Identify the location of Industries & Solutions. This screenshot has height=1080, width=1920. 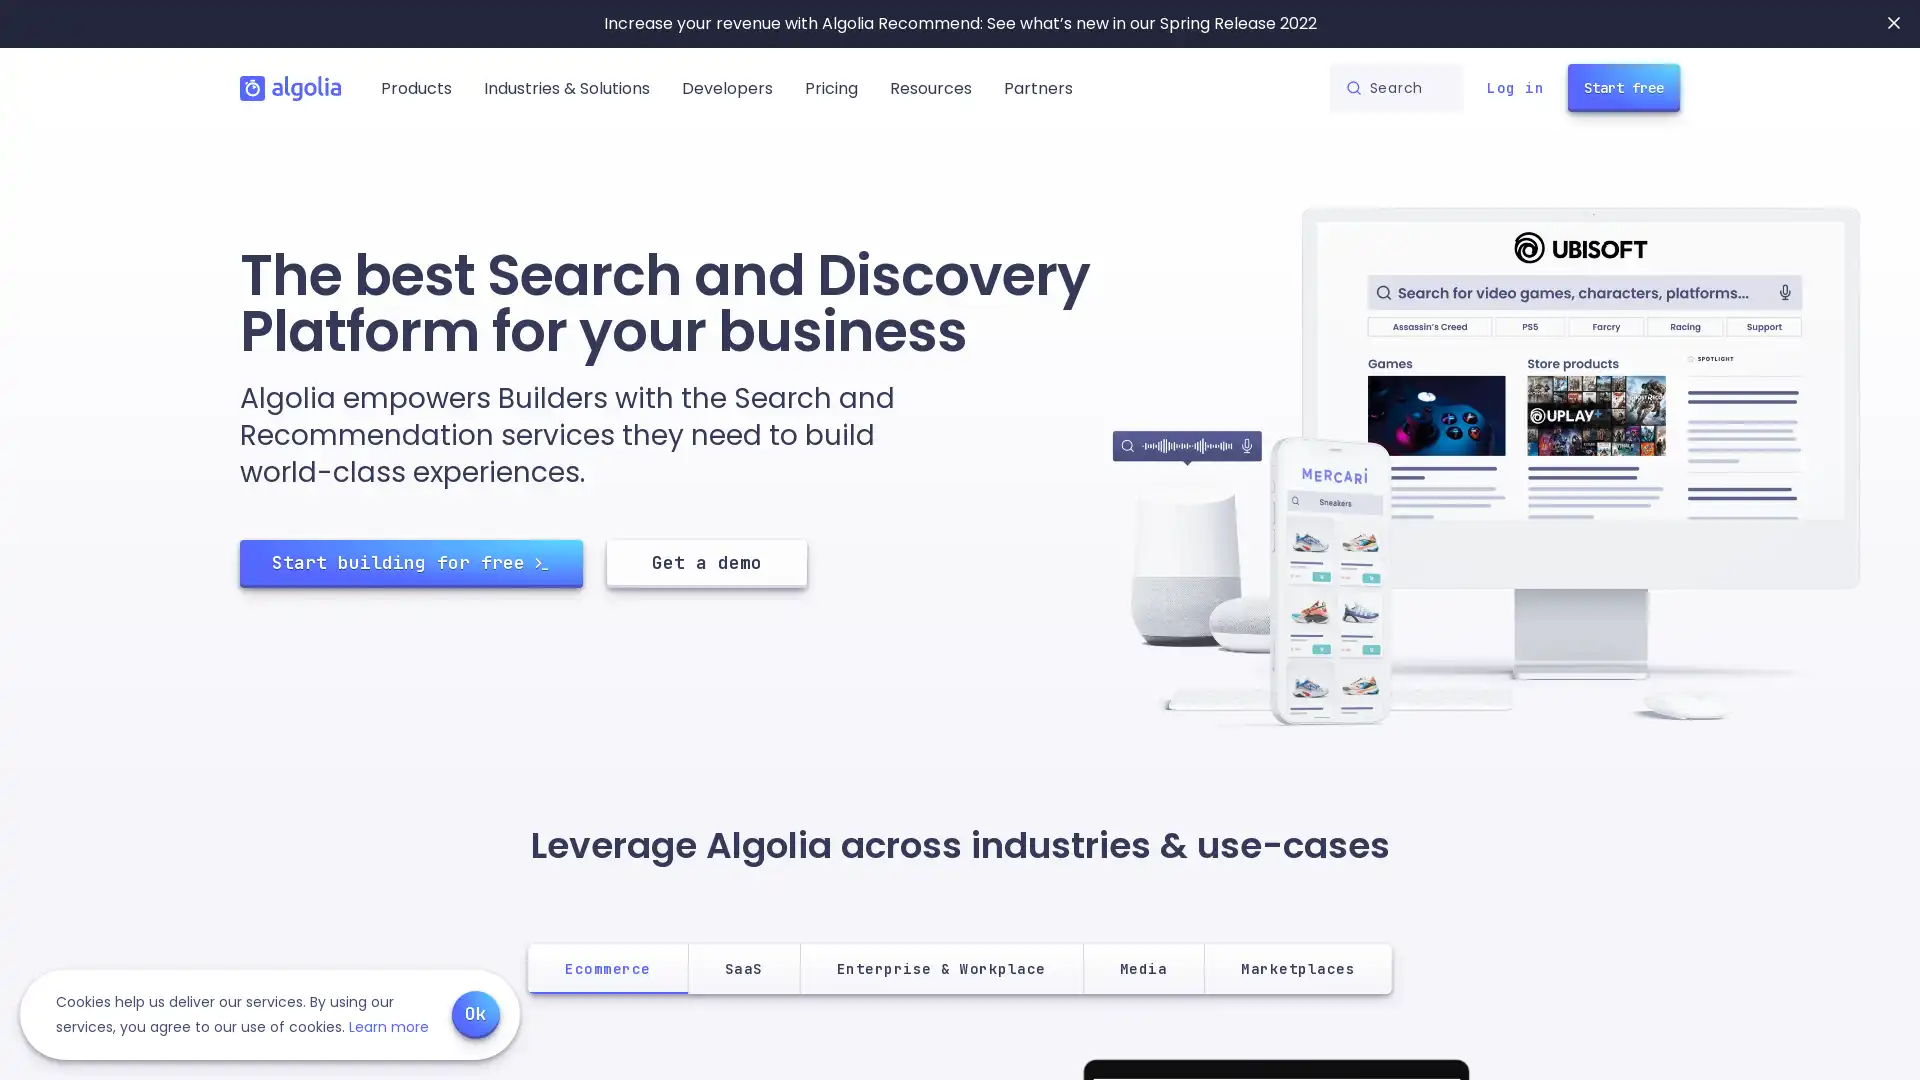
(574, 87).